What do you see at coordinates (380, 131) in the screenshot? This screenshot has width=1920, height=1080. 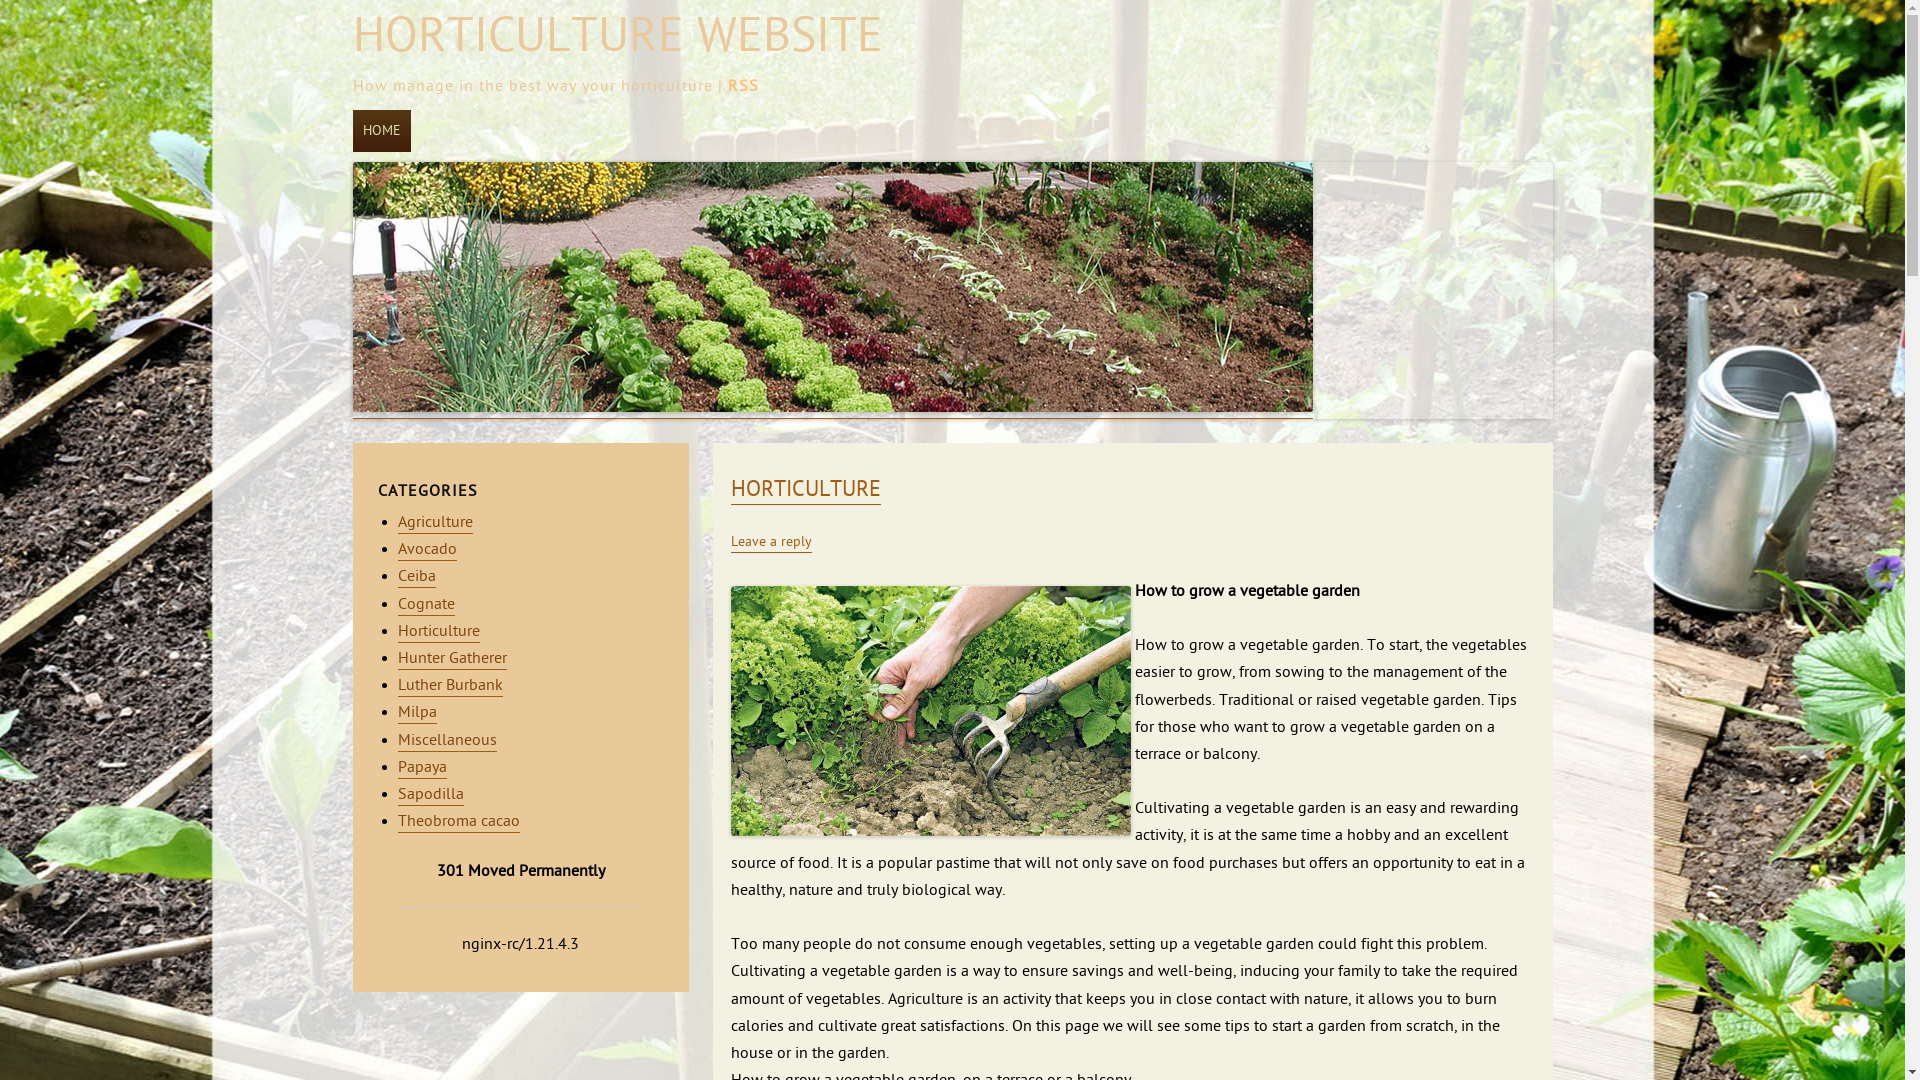 I see `'HOME'` at bounding box center [380, 131].